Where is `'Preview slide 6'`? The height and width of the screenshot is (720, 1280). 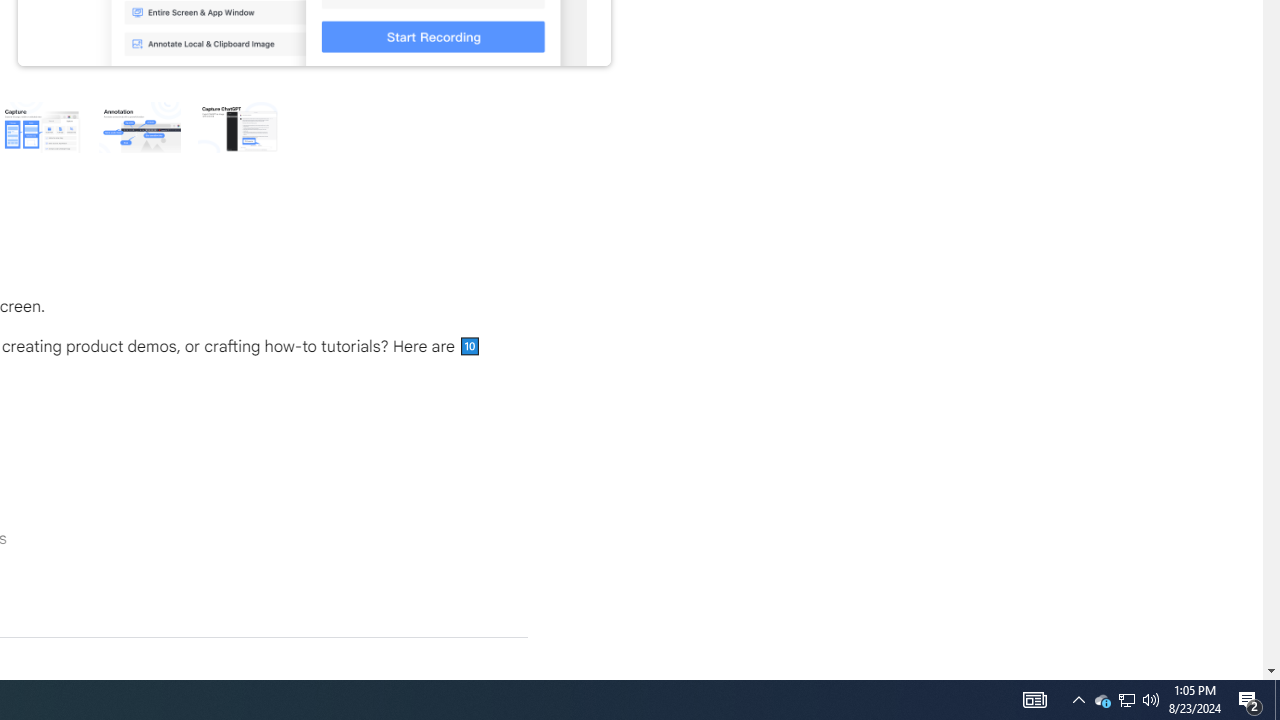
'Preview slide 6' is located at coordinates (238, 126).